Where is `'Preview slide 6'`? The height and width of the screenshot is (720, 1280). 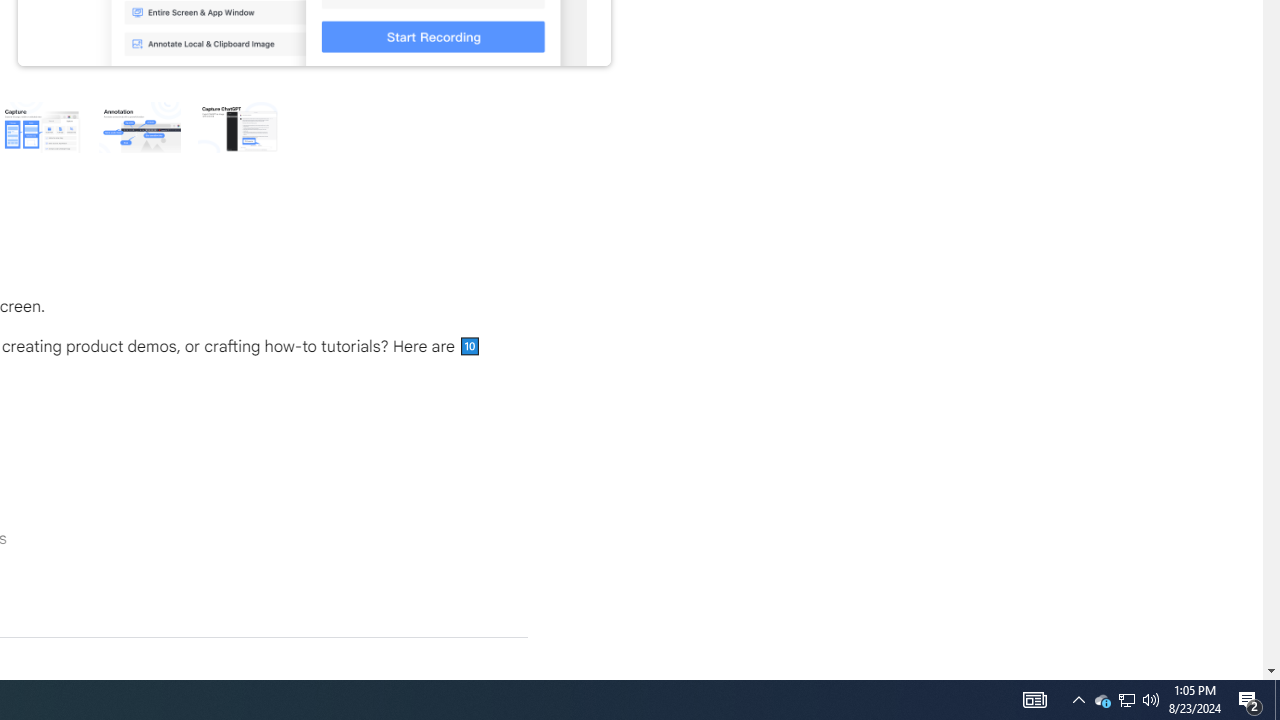
'Preview slide 6' is located at coordinates (238, 126).